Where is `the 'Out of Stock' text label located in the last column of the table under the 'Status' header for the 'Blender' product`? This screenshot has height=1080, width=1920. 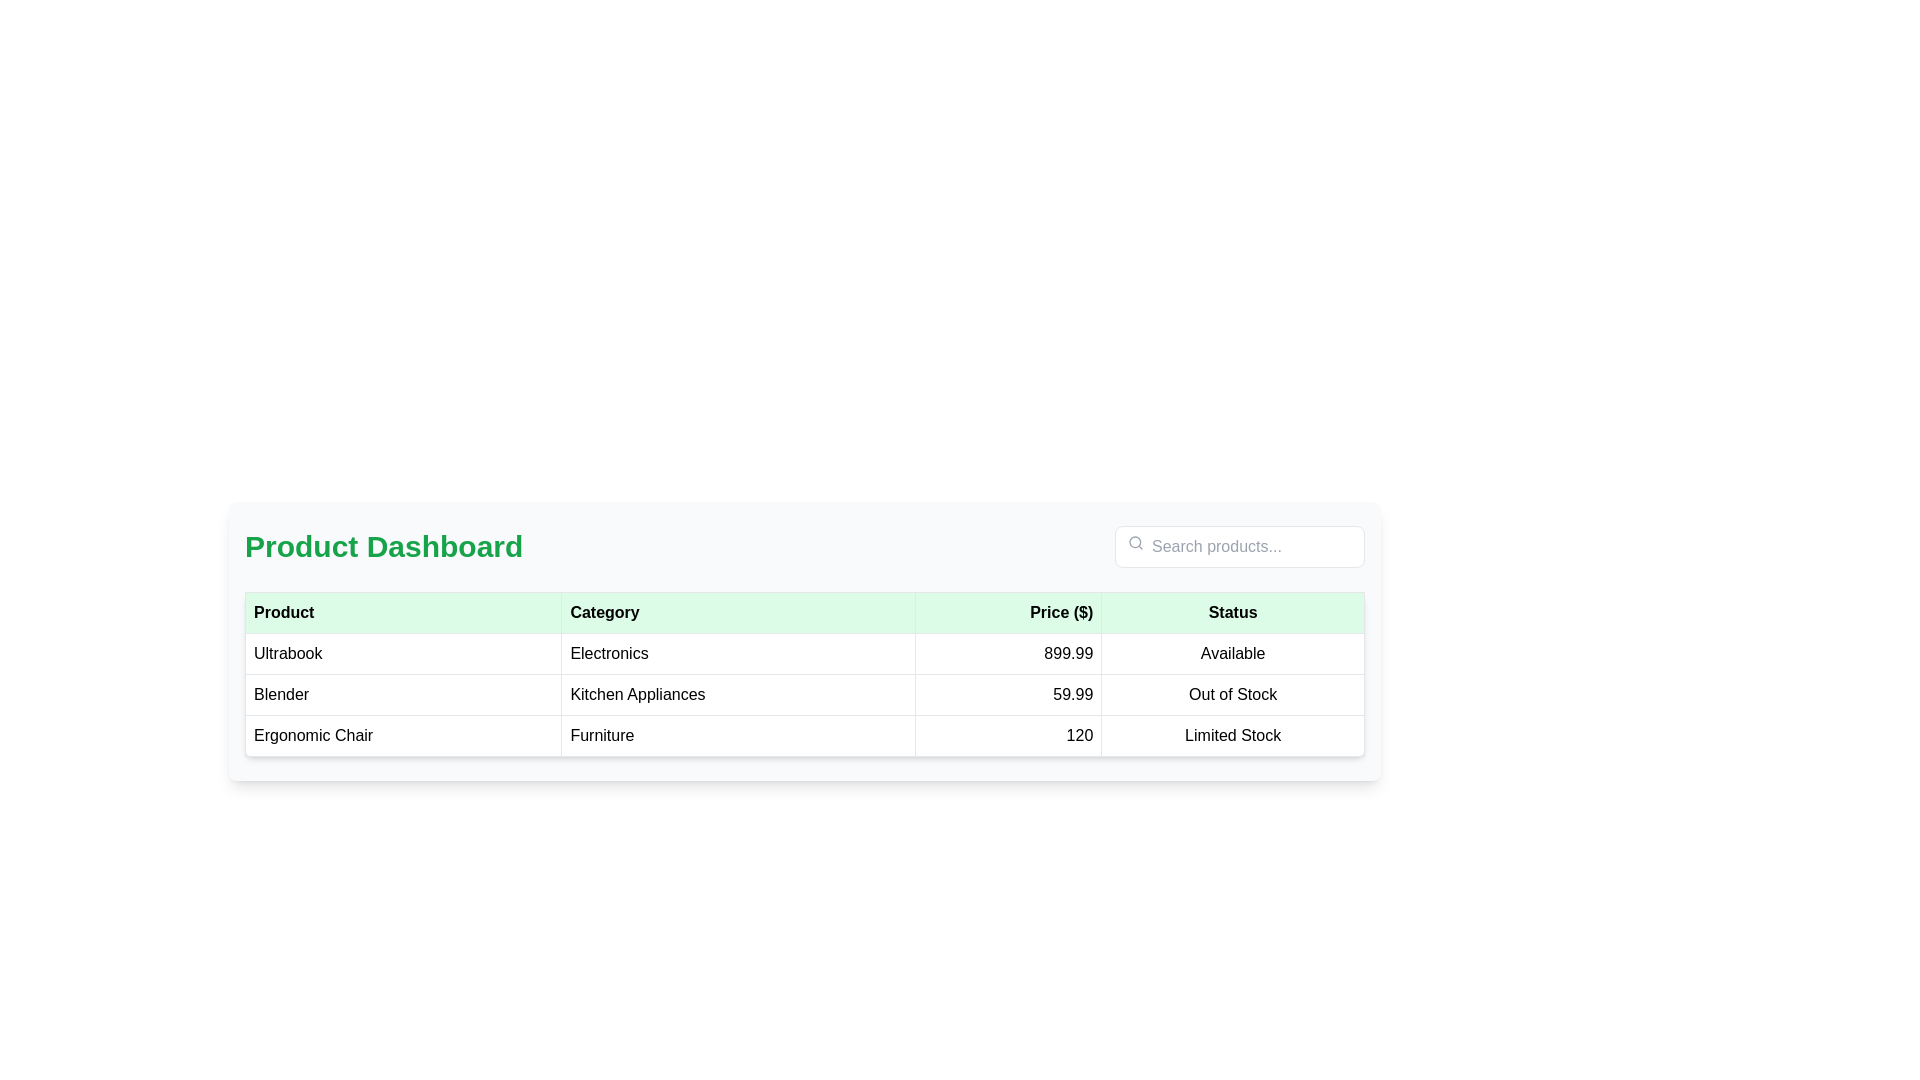
the 'Out of Stock' text label located in the last column of the table under the 'Status' header for the 'Blender' product is located at coordinates (1232, 693).